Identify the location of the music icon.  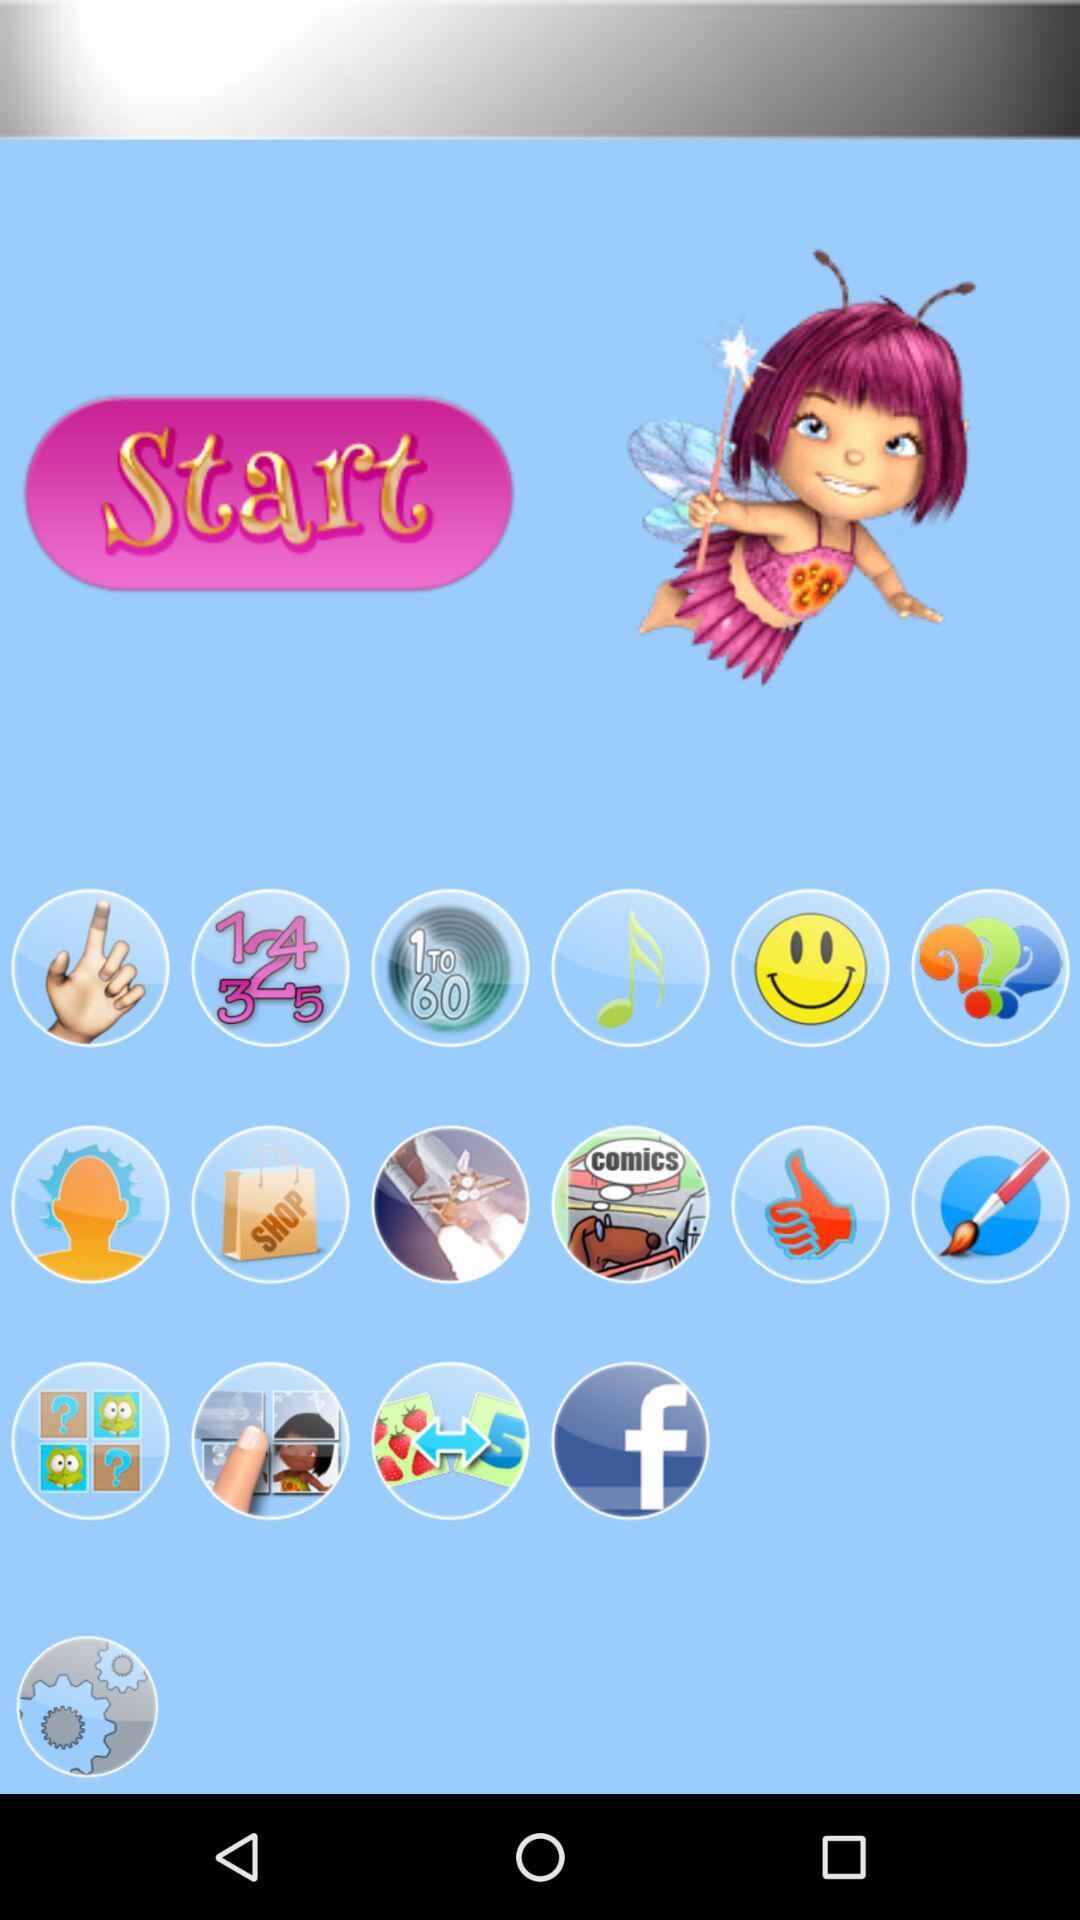
(628, 1036).